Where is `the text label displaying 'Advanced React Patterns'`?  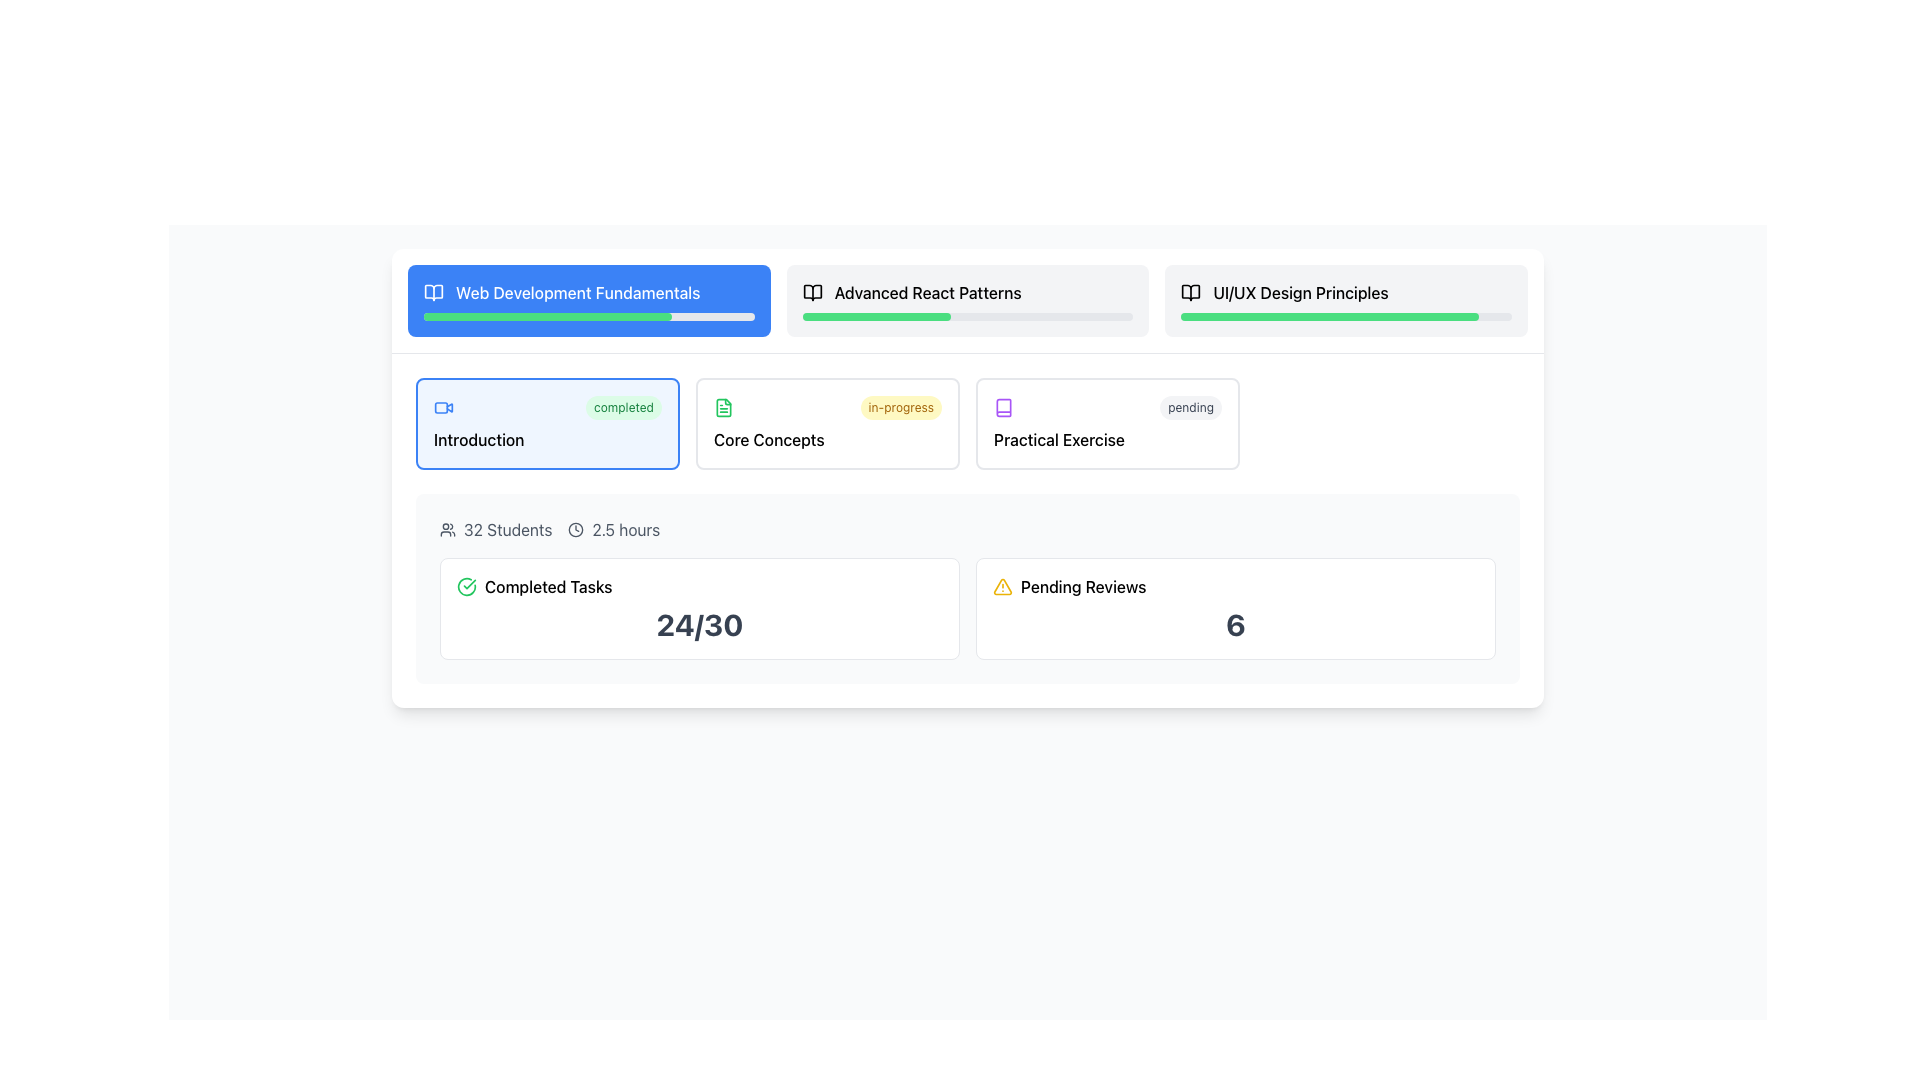 the text label displaying 'Advanced React Patterns' is located at coordinates (926, 293).